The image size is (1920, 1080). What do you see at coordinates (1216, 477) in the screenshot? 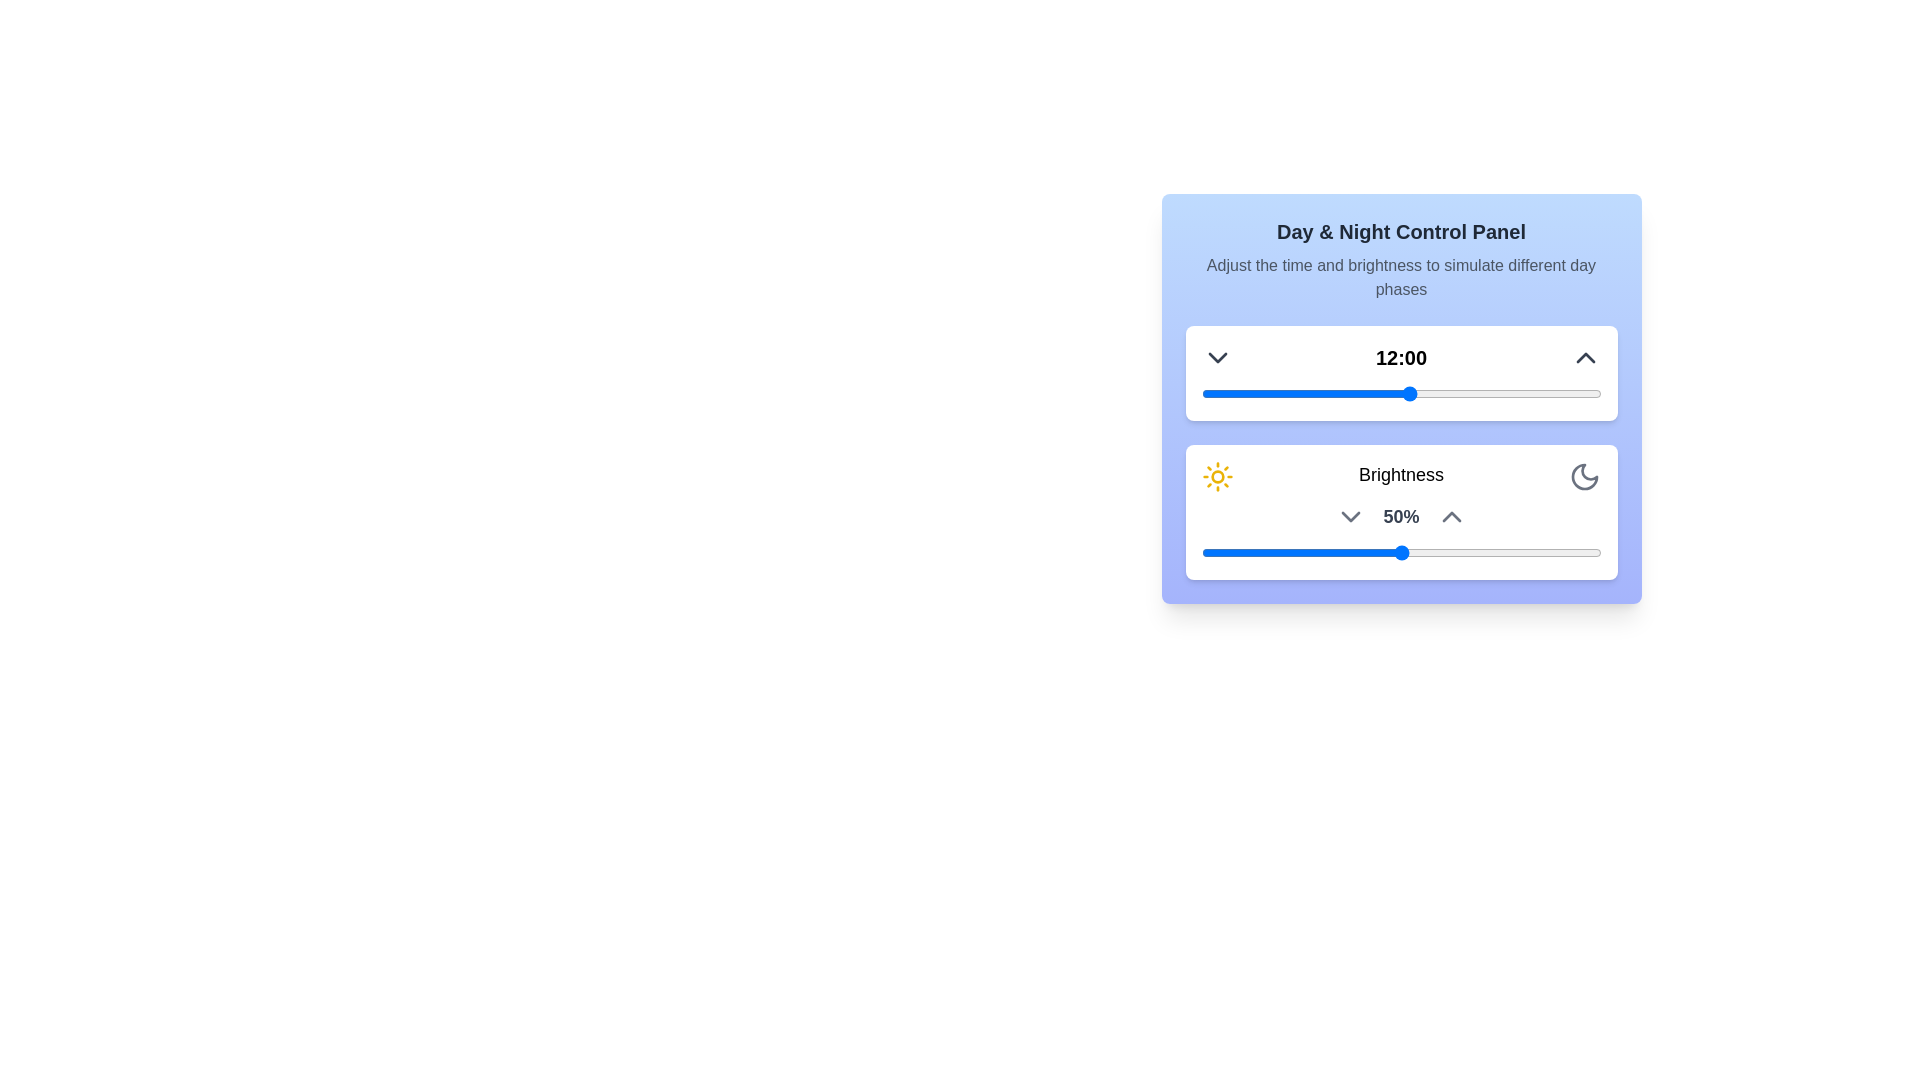
I see `the small circular shape within the sun icon in the 'Brightness' section of the control panel` at bounding box center [1216, 477].